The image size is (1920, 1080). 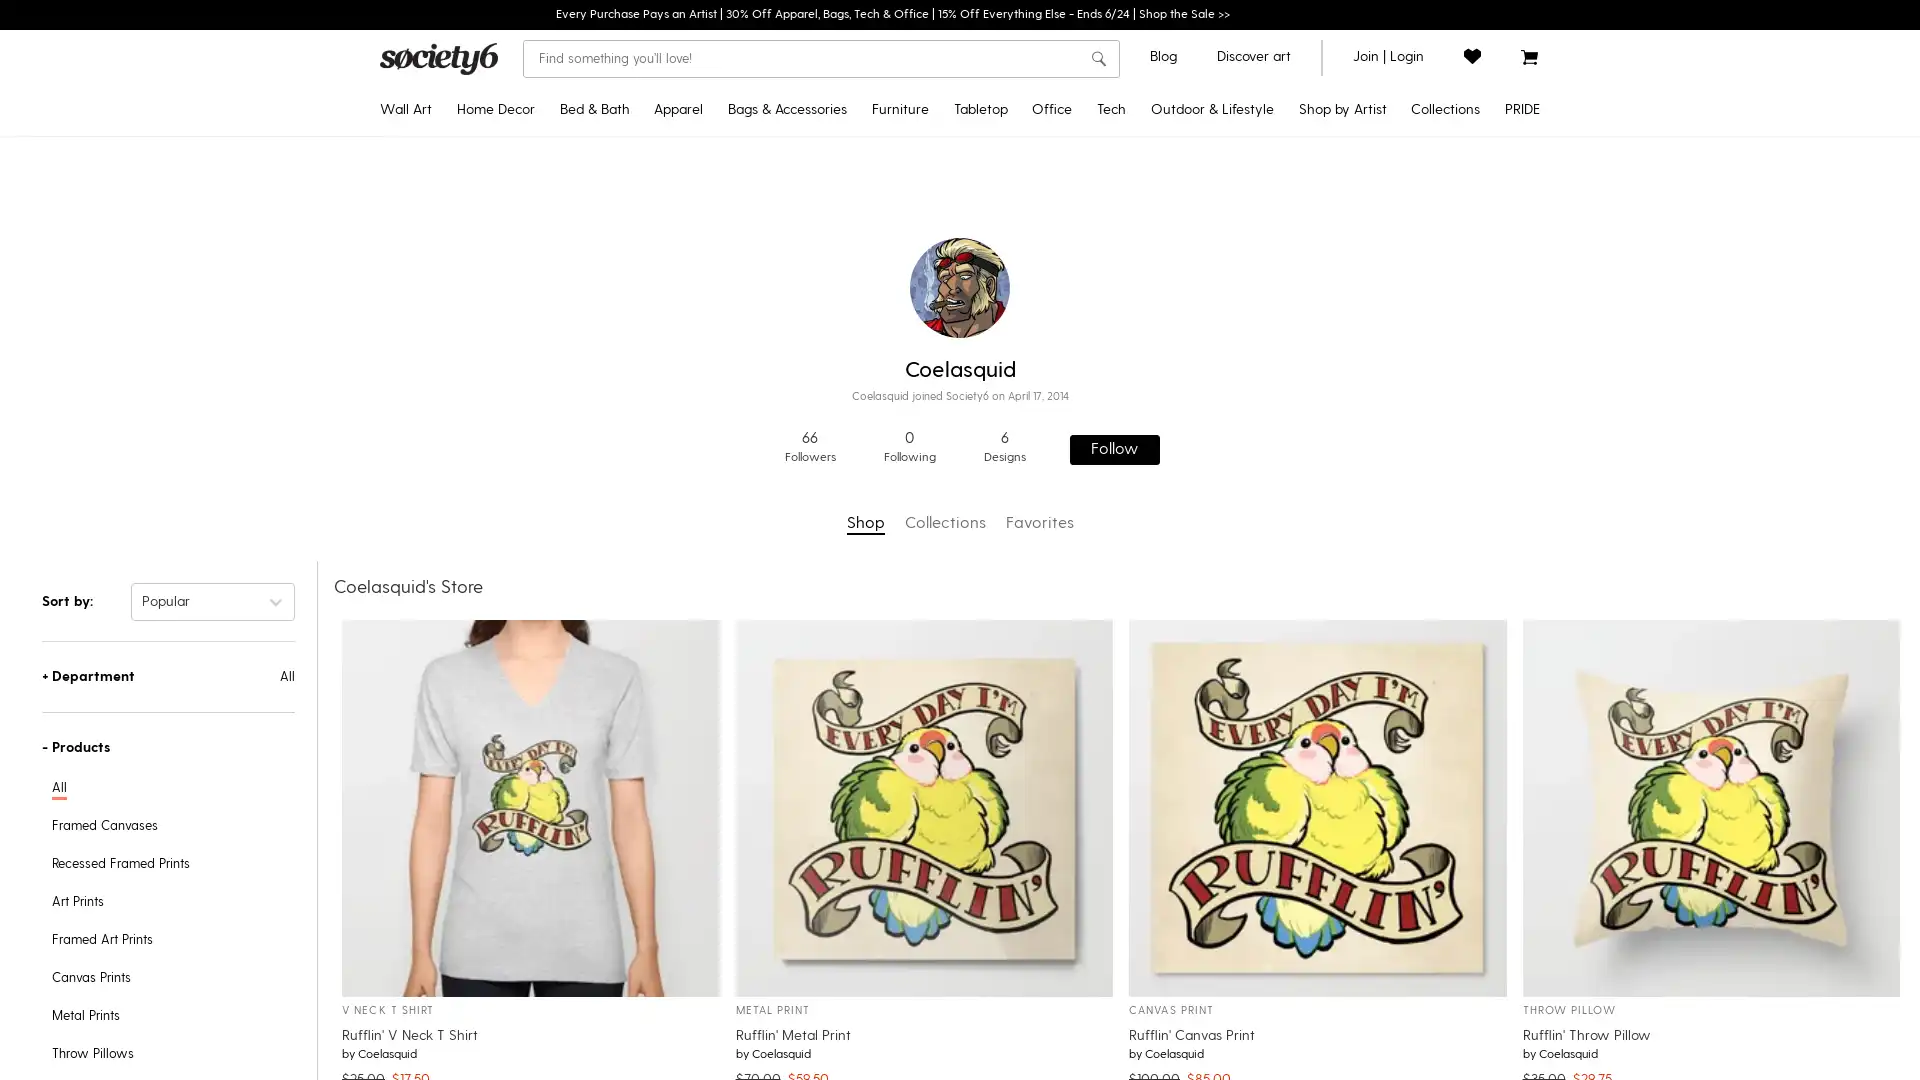 What do you see at coordinates (1182, 450) in the screenshot?
I see `Laptop Stickers` at bounding box center [1182, 450].